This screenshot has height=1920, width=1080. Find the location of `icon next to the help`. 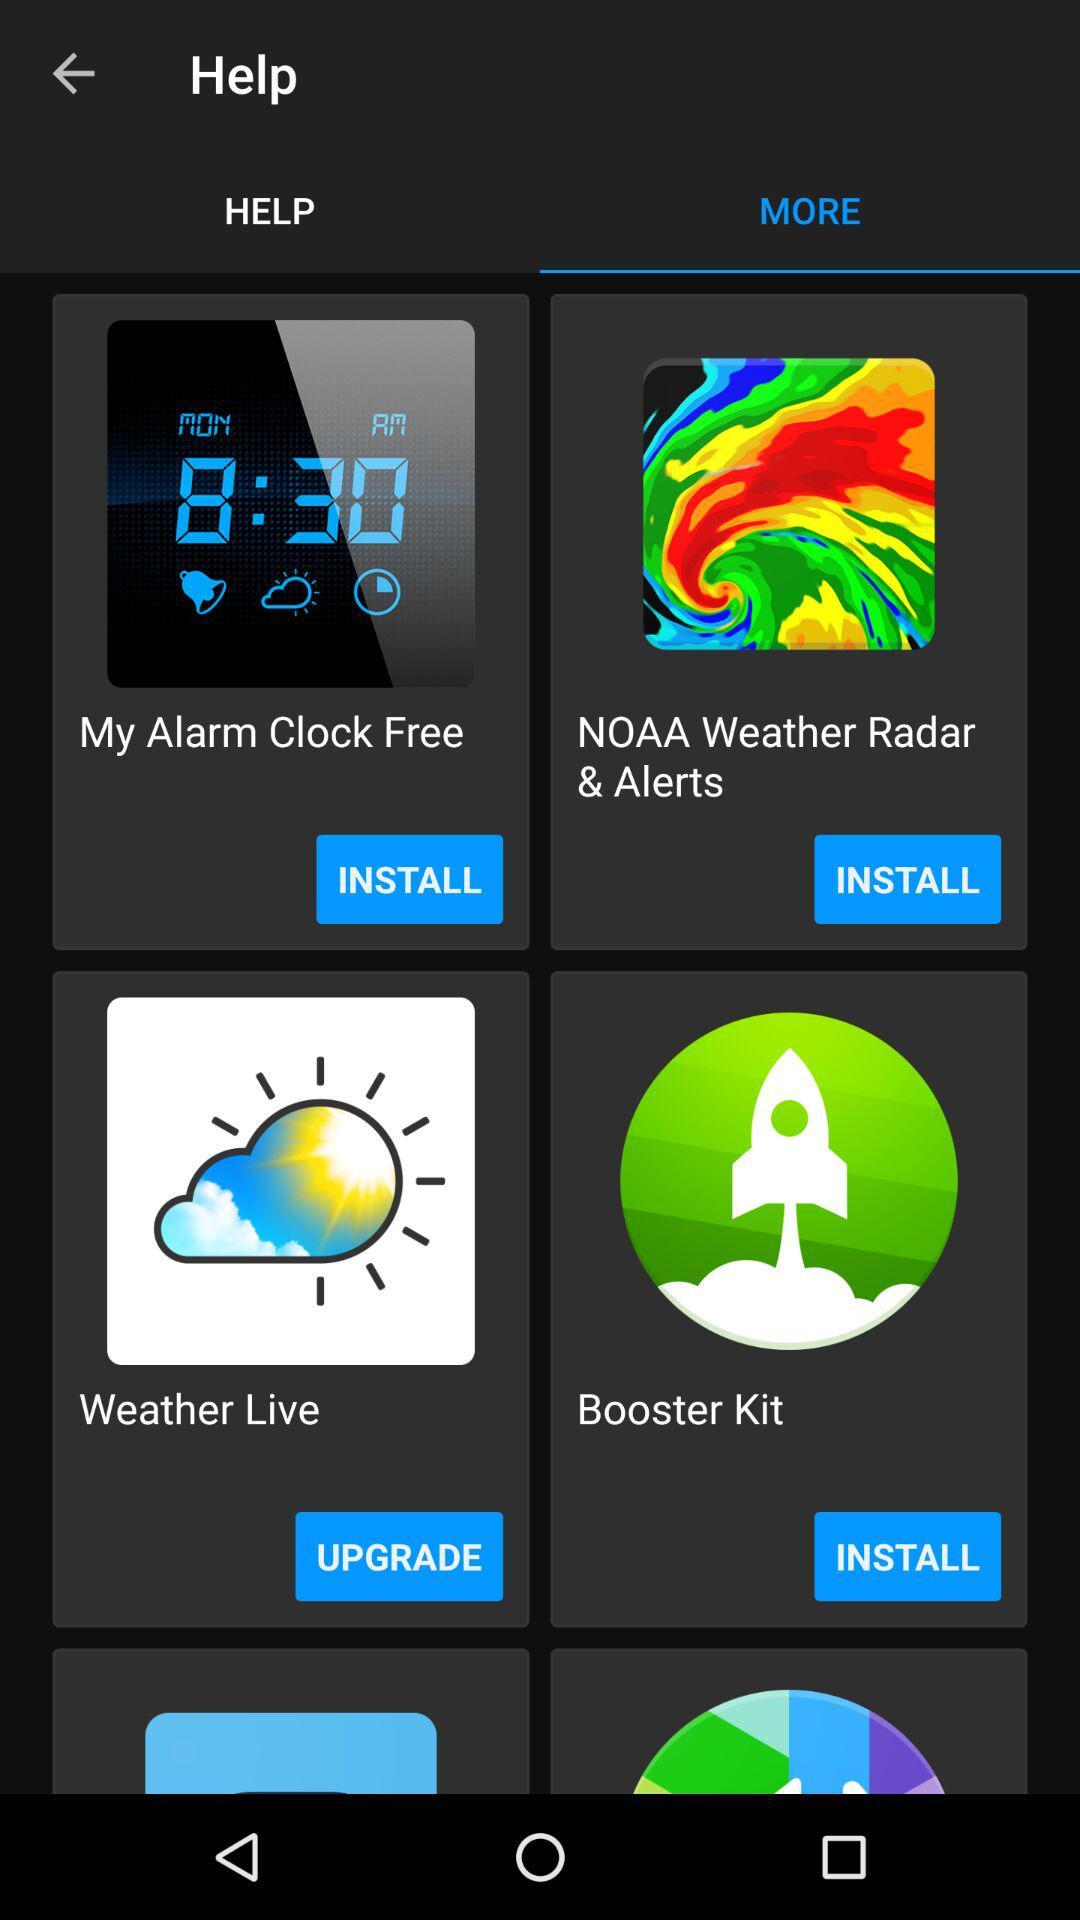

icon next to the help is located at coordinates (72, 73).